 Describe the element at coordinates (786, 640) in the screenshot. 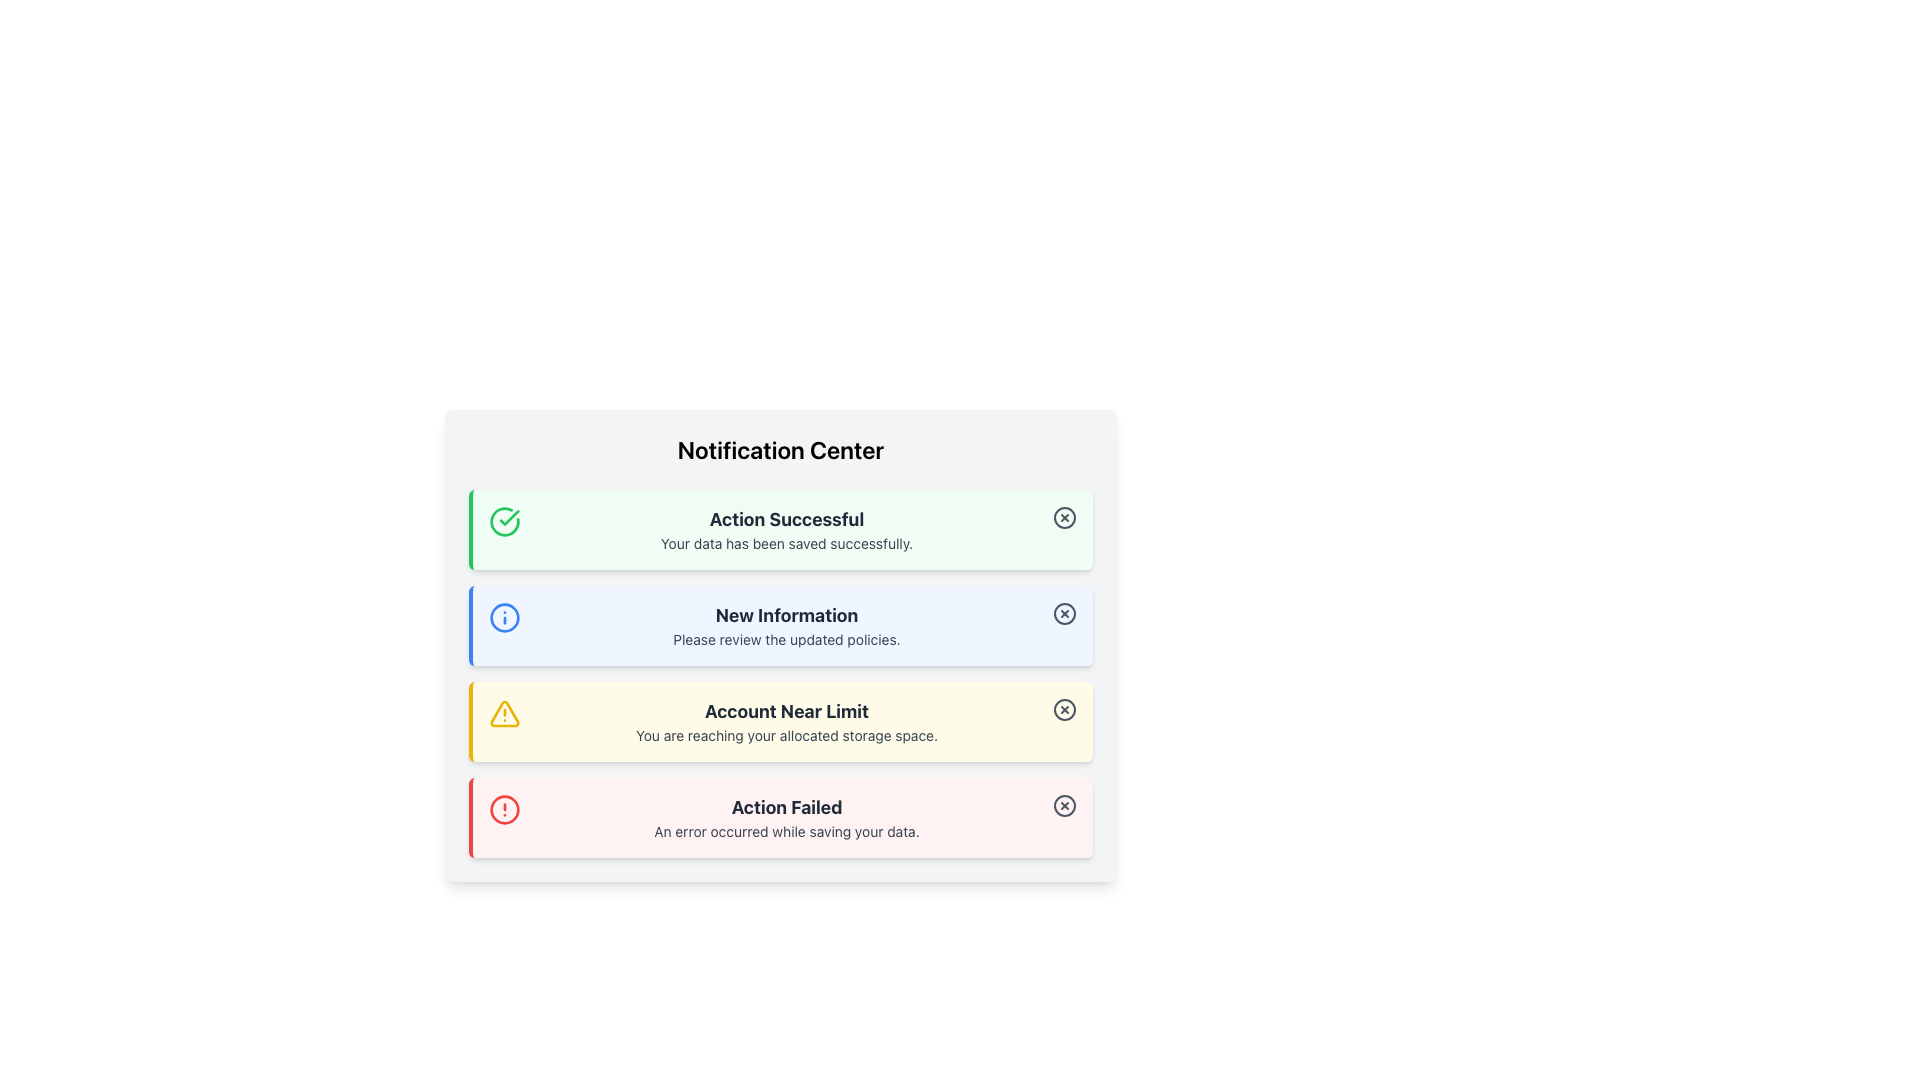

I see `the static text located within the 'New Information' notification card, specifically positioned under the bolded title text` at that location.